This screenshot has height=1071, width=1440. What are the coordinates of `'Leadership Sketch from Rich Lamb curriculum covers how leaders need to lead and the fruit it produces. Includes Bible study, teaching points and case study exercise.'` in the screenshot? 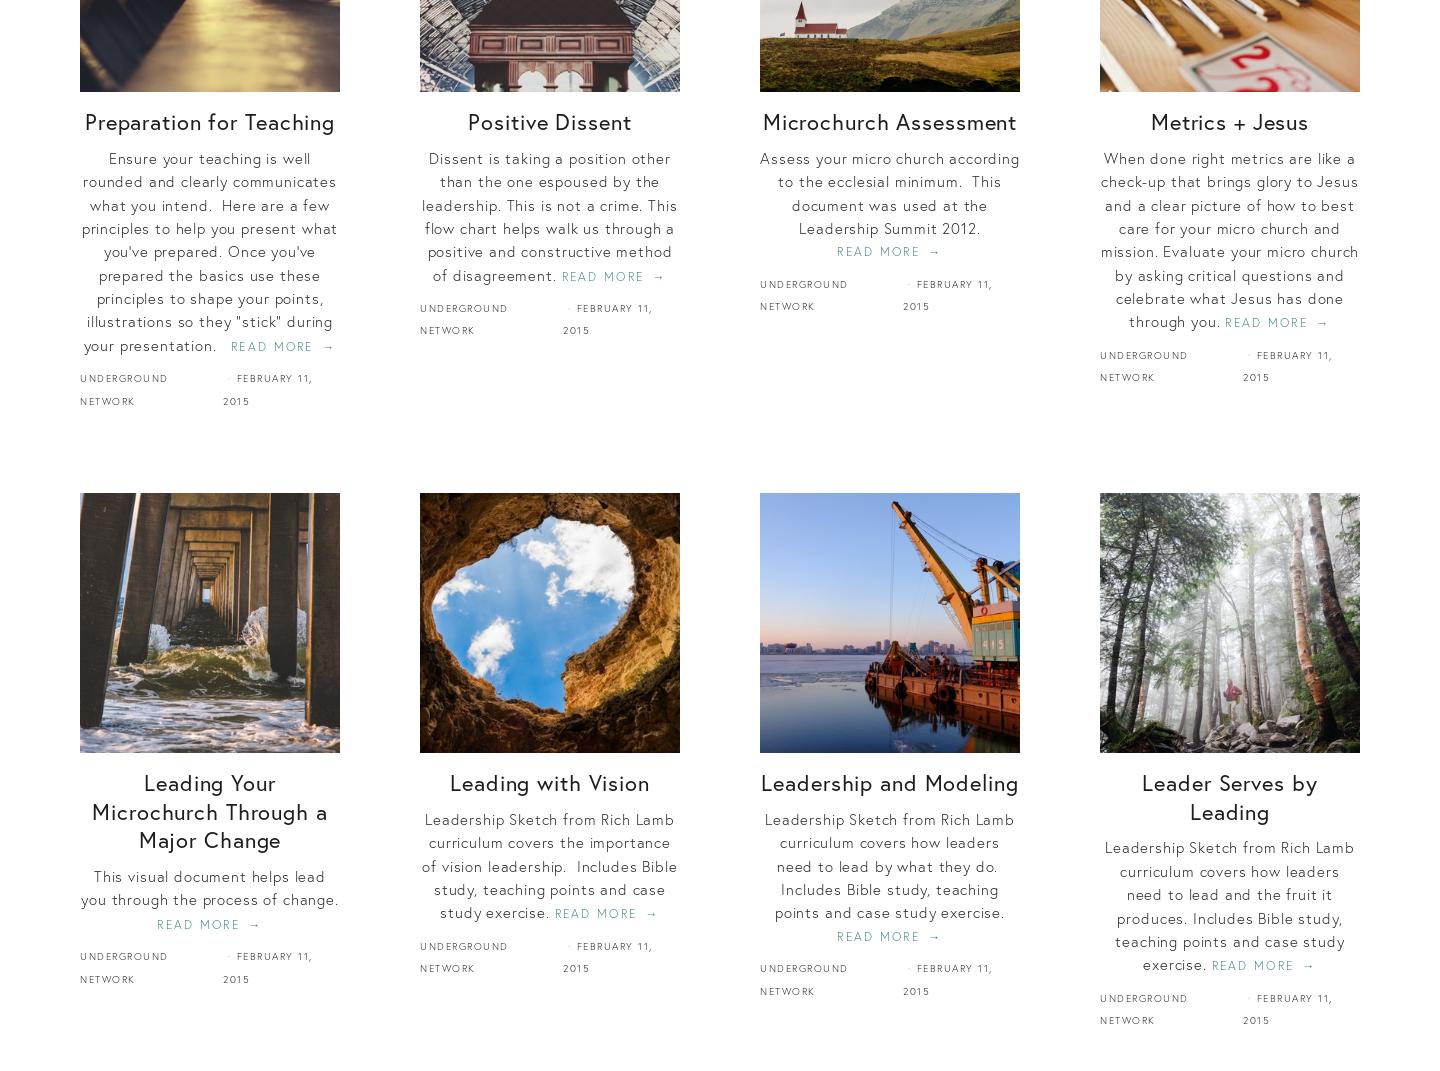 It's located at (1228, 905).